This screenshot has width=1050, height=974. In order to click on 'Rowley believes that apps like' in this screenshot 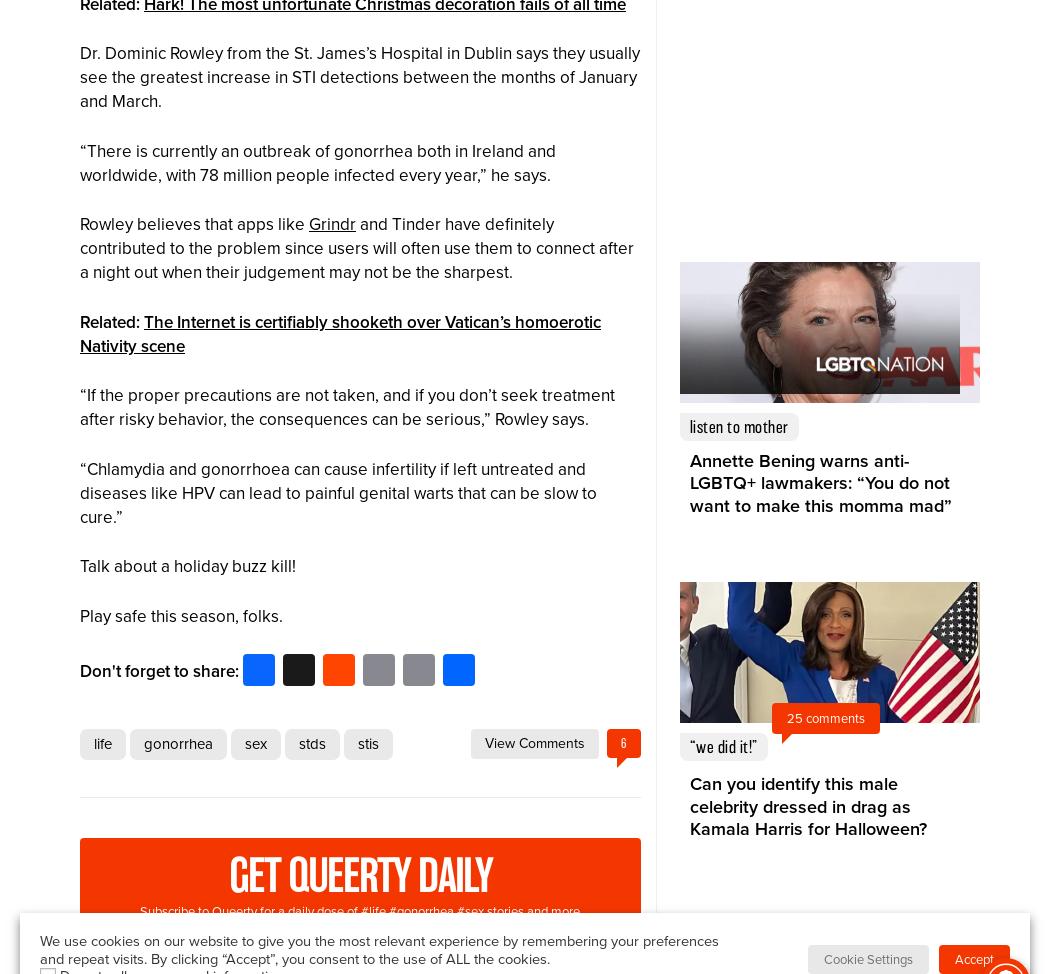, I will do `click(193, 224)`.